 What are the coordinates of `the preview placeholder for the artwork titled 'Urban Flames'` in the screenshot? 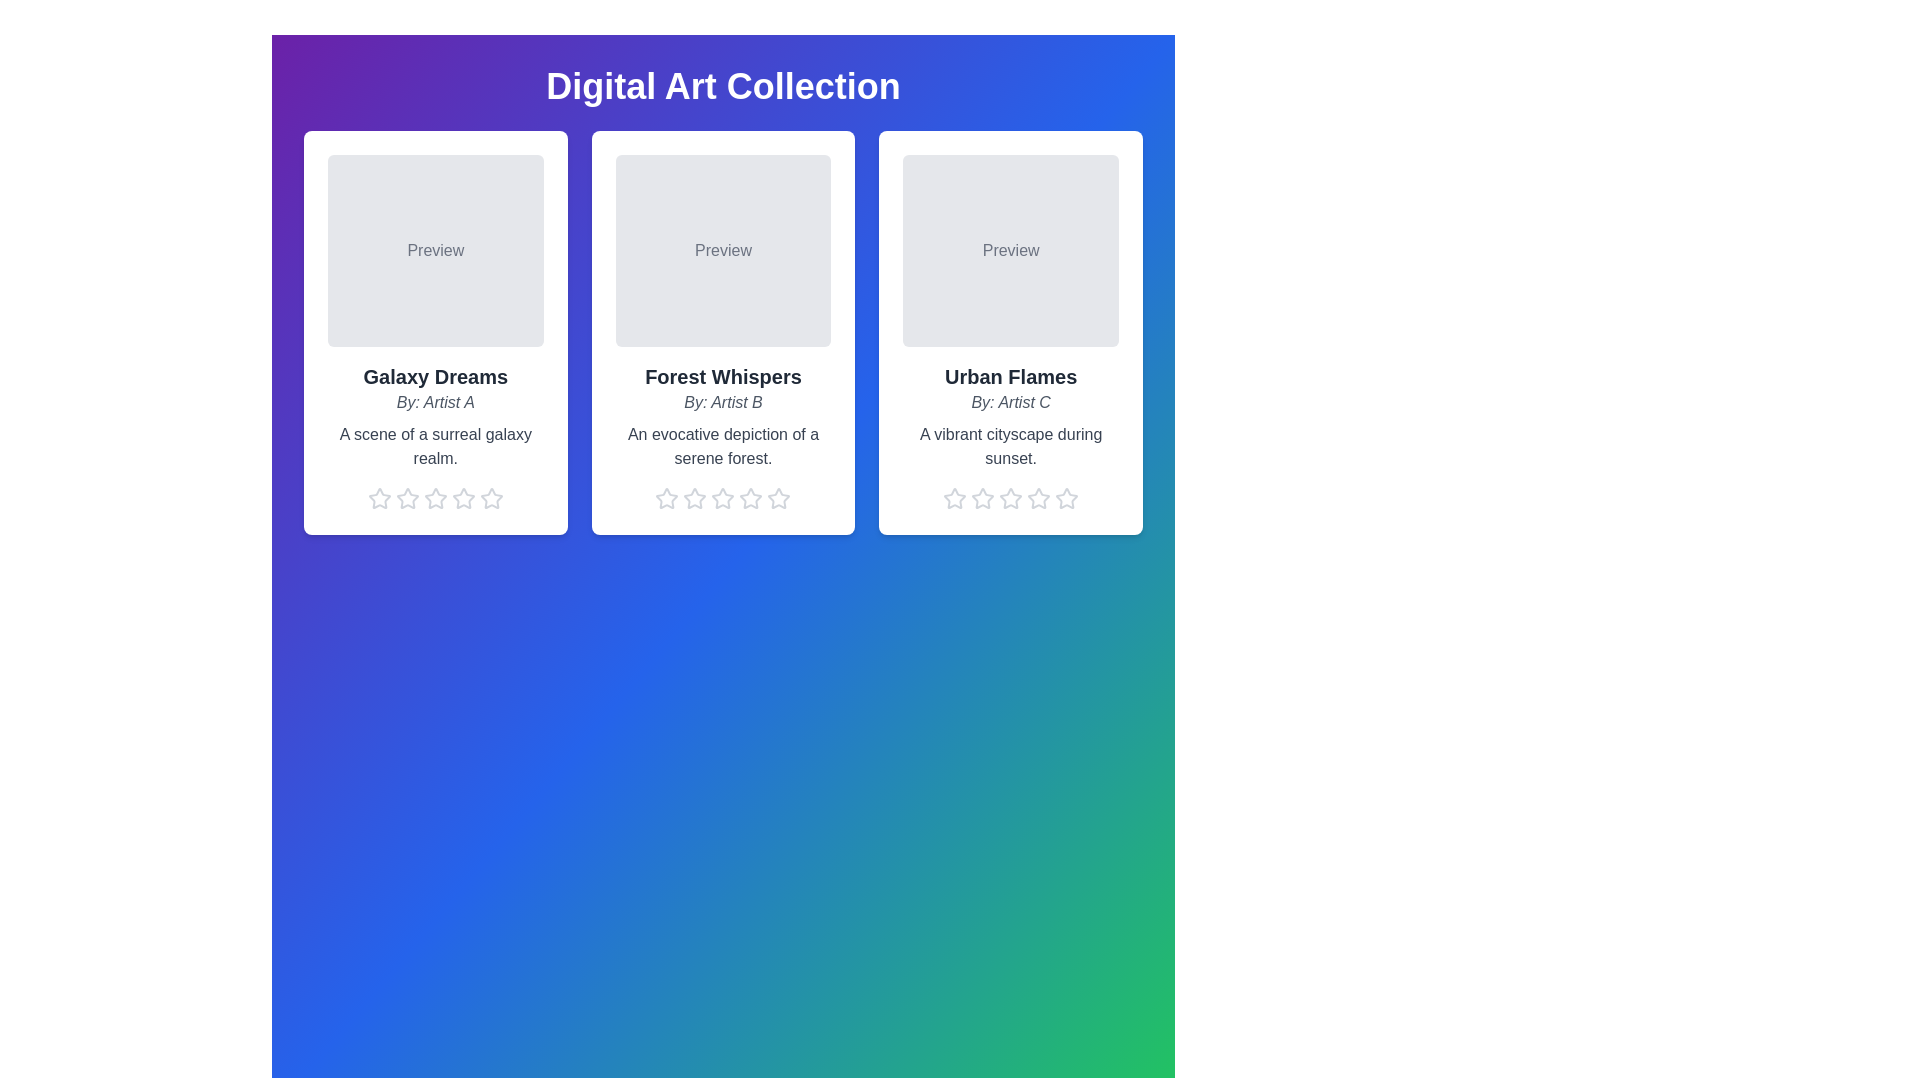 It's located at (1011, 249).